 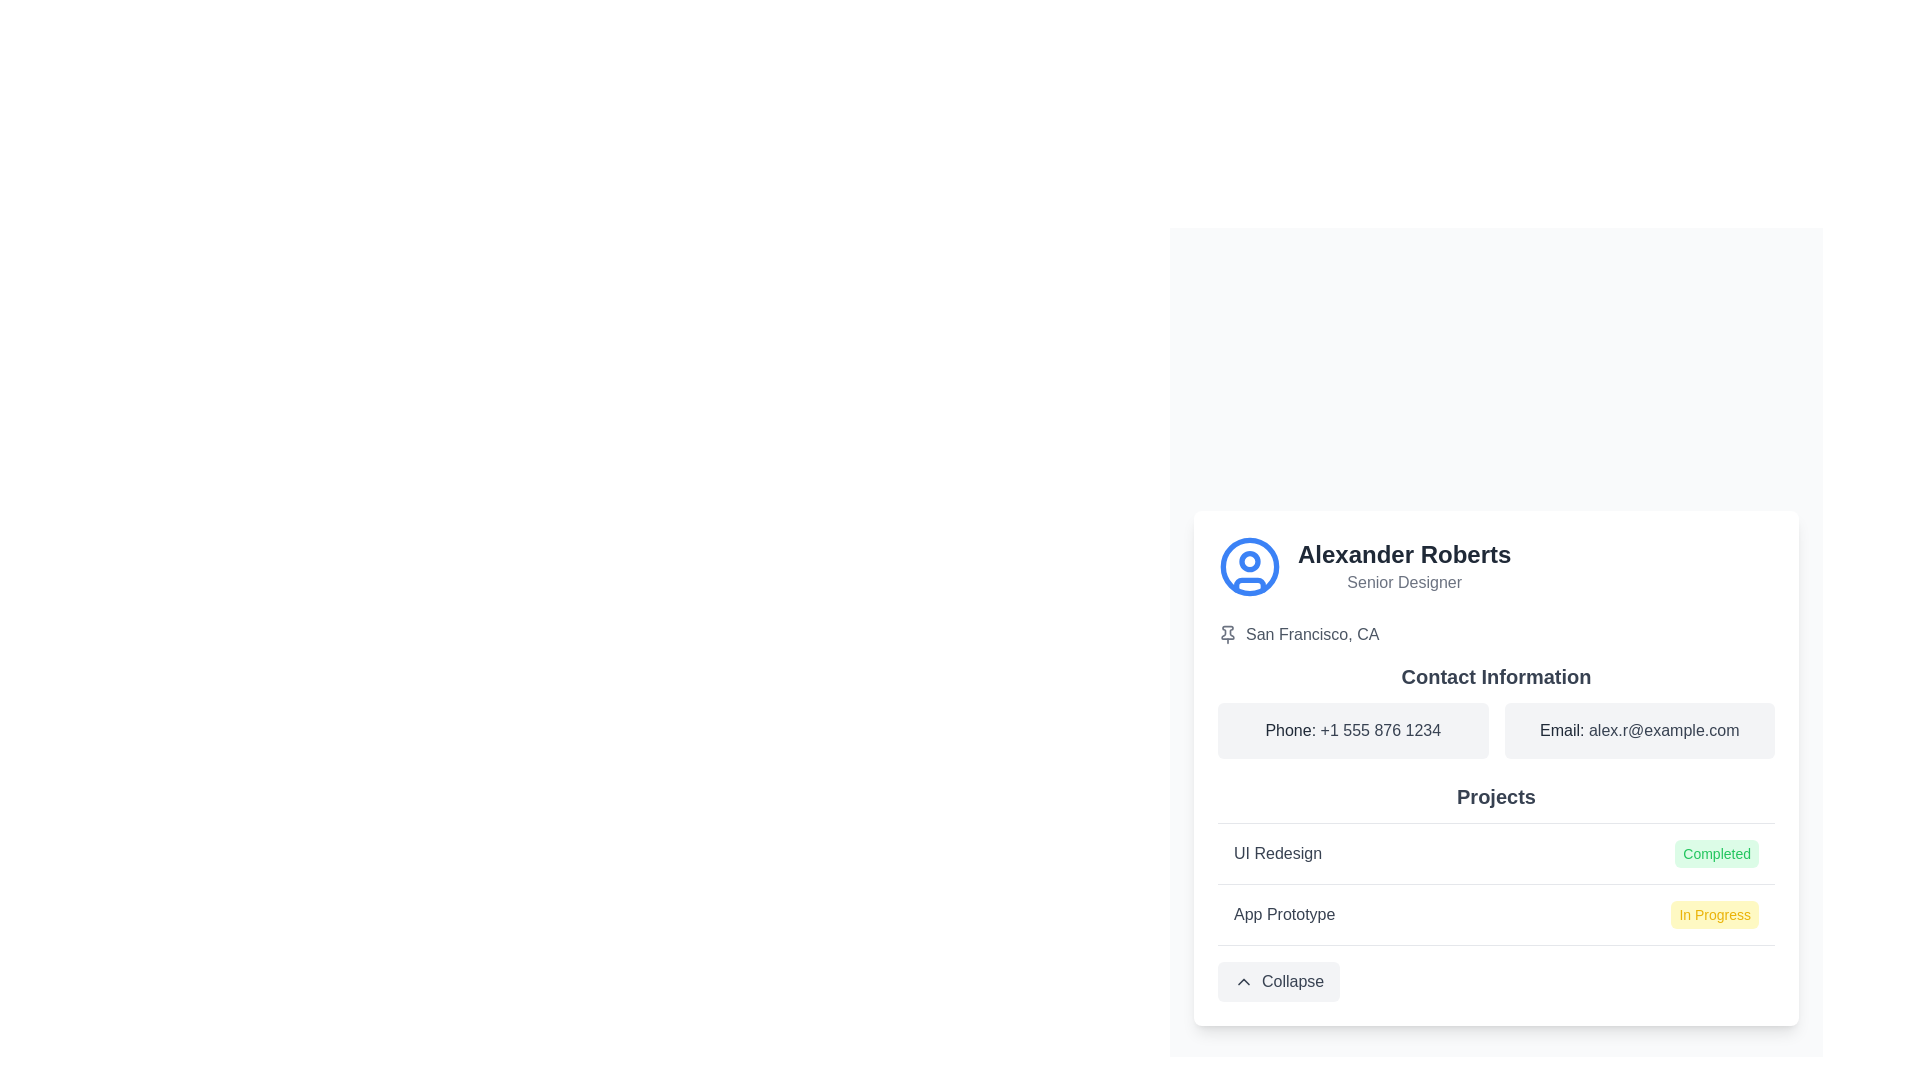 What do you see at coordinates (1496, 852) in the screenshot?
I see `the project status entry labeled 'UI Redesign' that displays its completion status as 'Completed', which is the first entry under the 'Projects' section, to interact with adjacent projects` at bounding box center [1496, 852].